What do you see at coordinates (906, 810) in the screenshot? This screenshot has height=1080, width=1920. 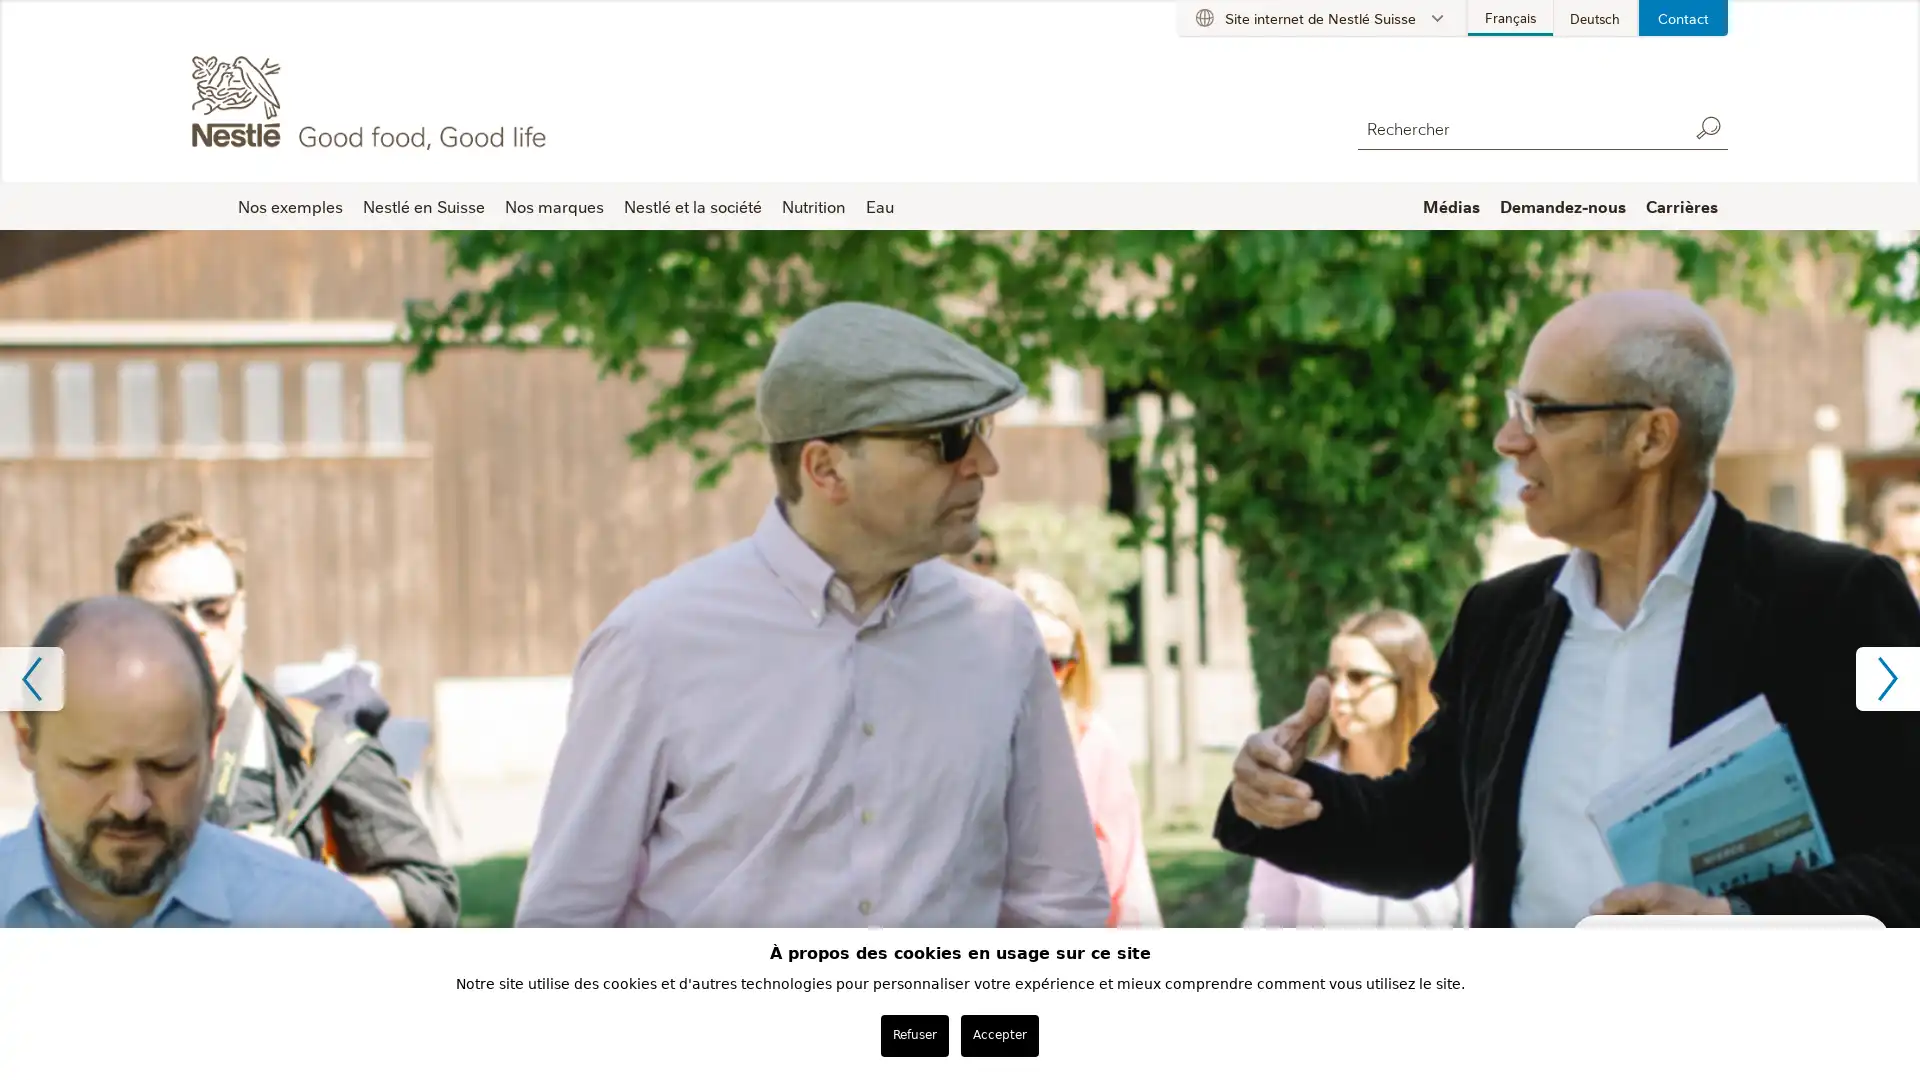 I see `1 of 5` at bounding box center [906, 810].